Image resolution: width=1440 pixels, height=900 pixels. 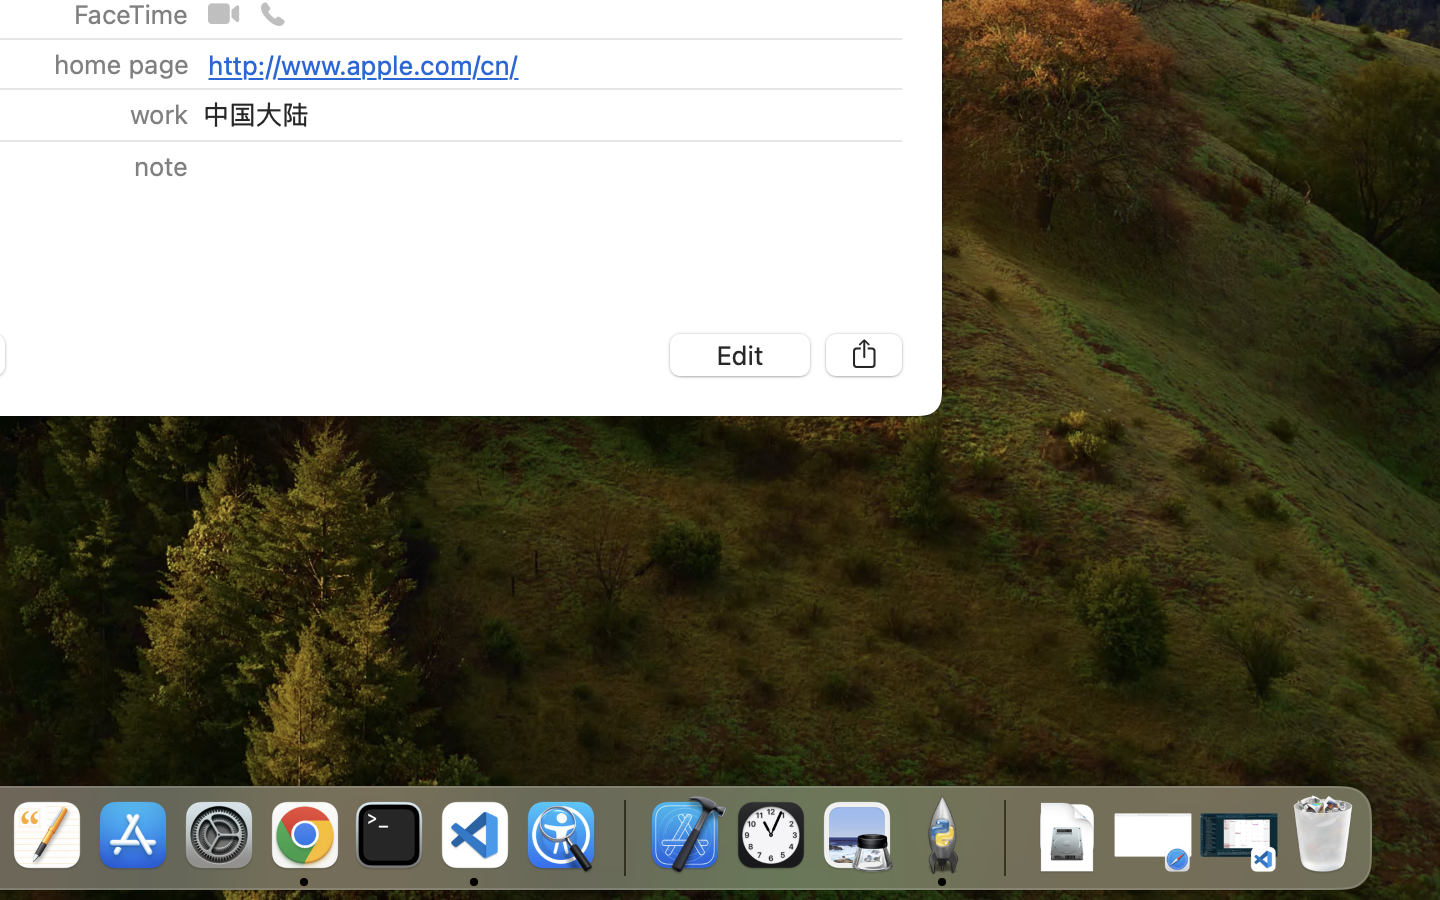 I want to click on '中国大陆', so click(x=254, y=114).